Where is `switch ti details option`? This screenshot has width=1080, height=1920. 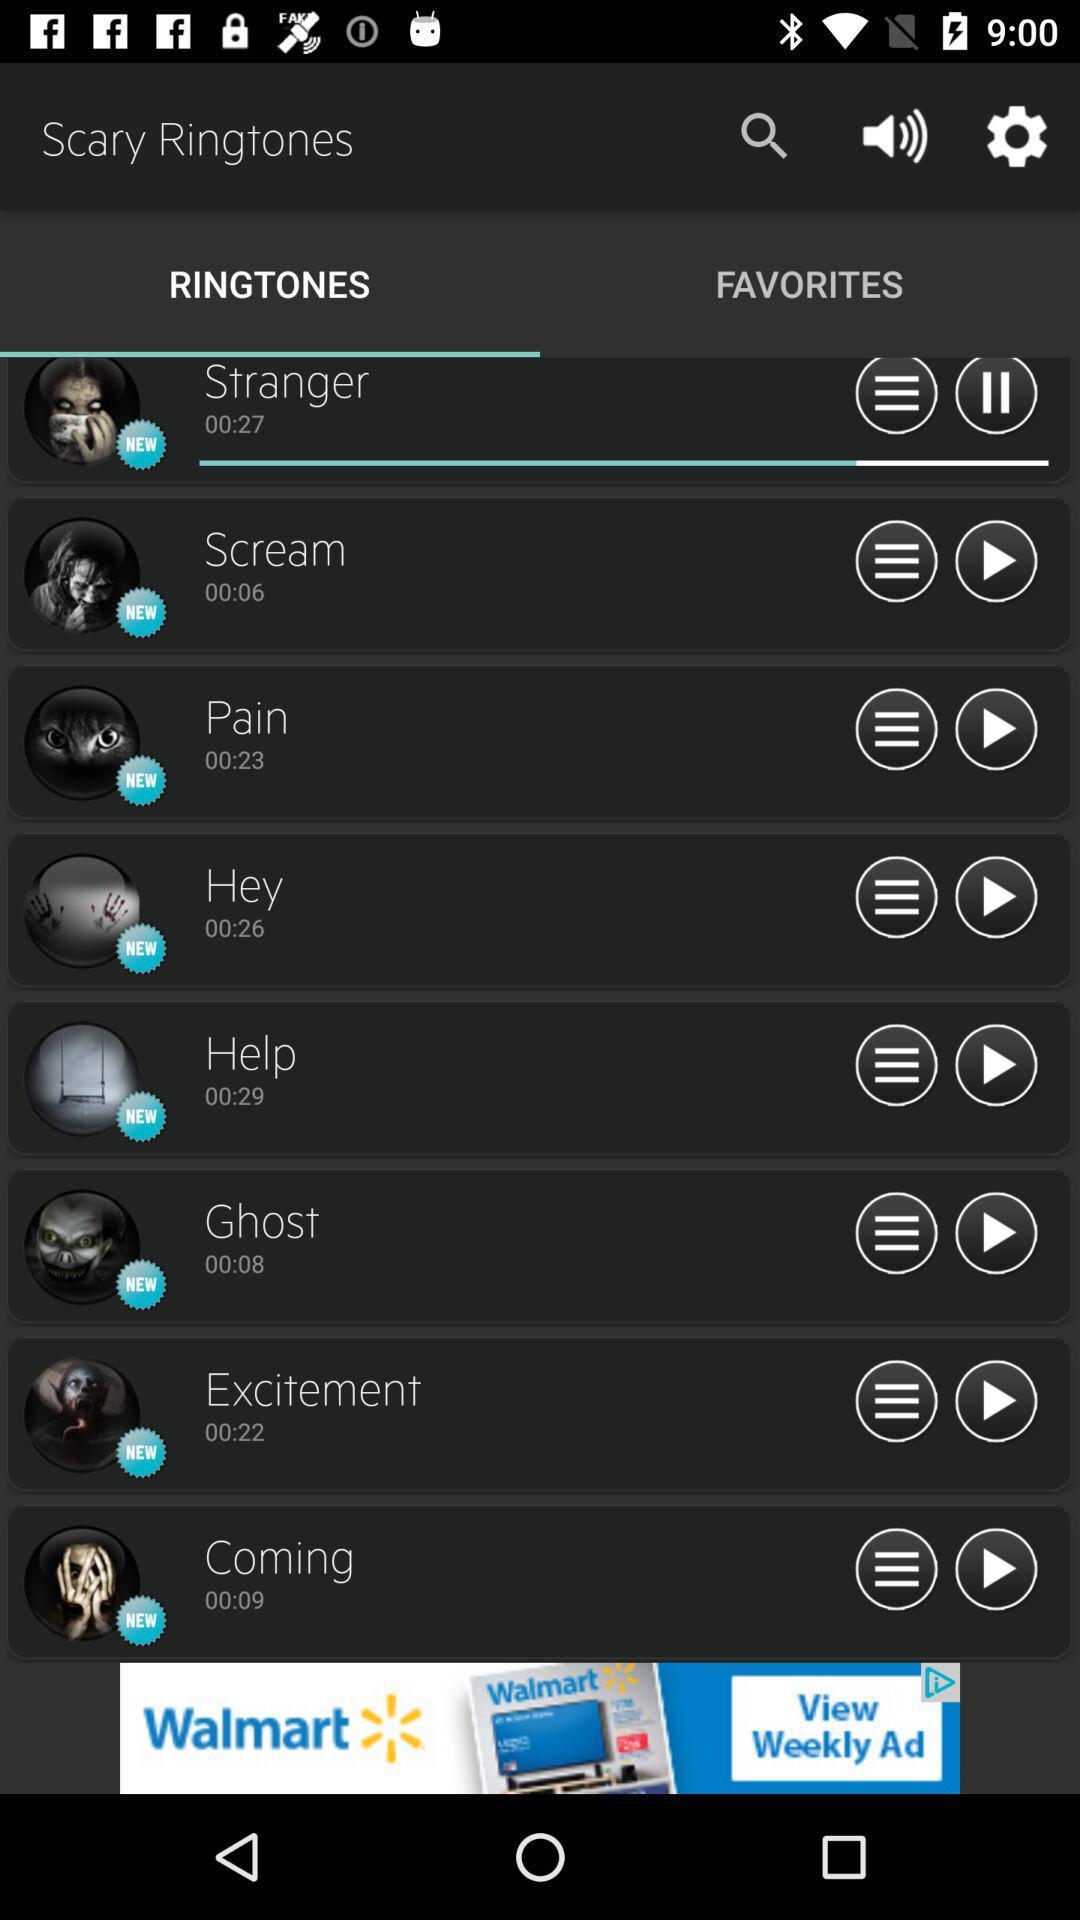
switch ti details option is located at coordinates (895, 1233).